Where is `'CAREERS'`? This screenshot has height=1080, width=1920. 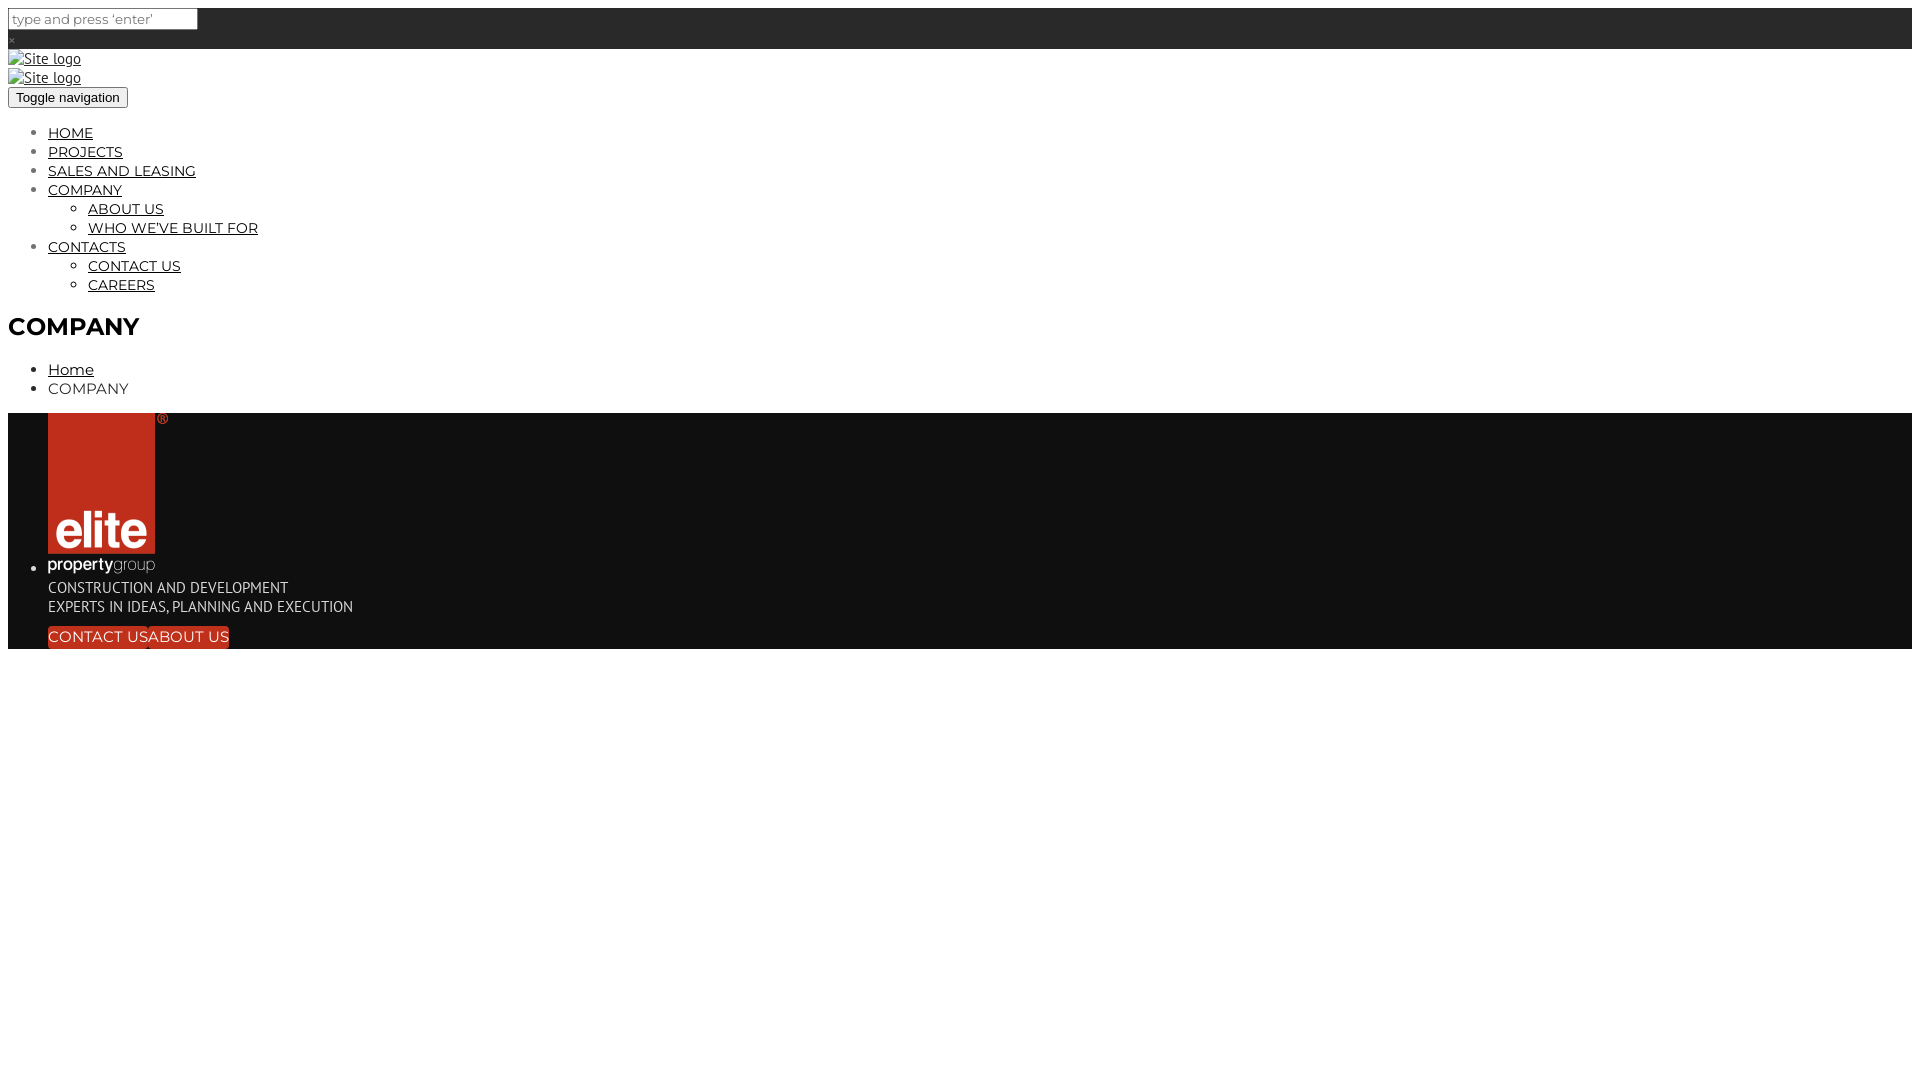 'CAREERS' is located at coordinates (120, 285).